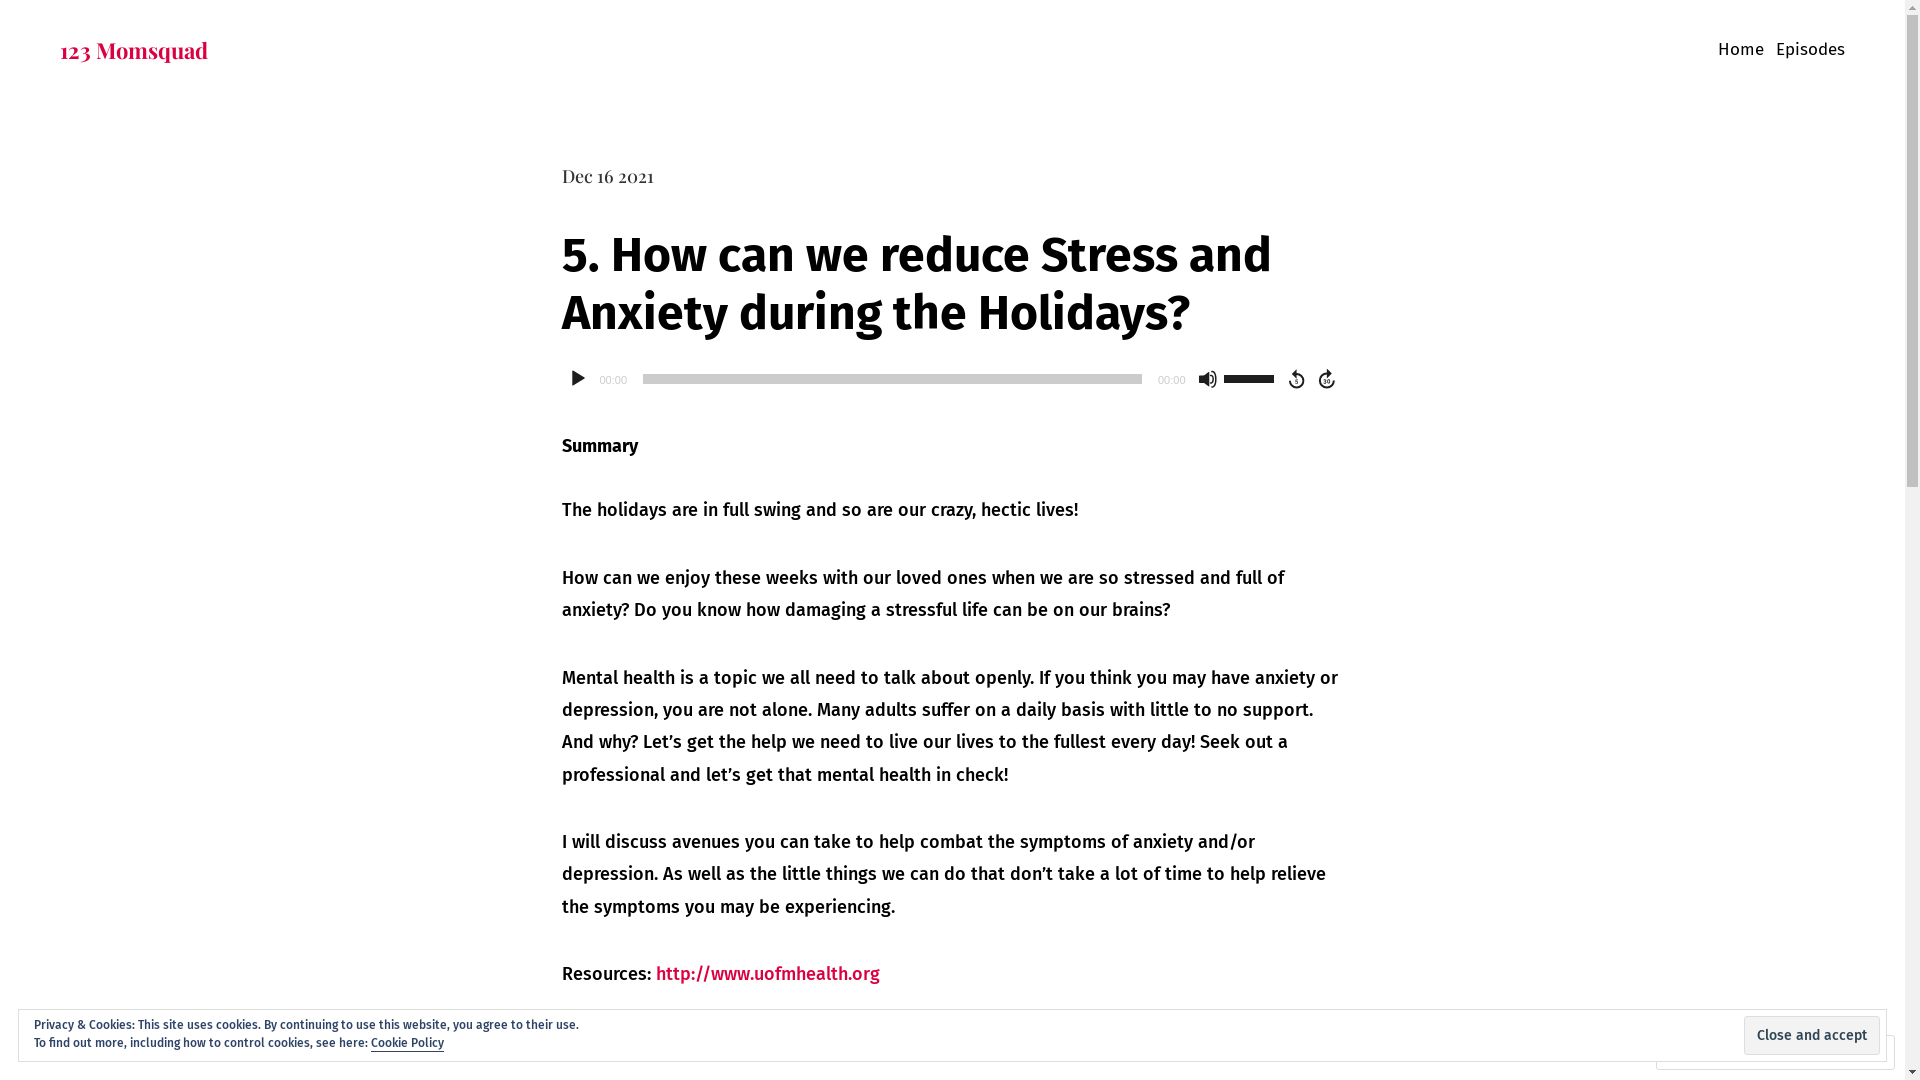 This screenshot has height=1080, width=1920. What do you see at coordinates (1662, 1051) in the screenshot?
I see `'Comment'` at bounding box center [1662, 1051].